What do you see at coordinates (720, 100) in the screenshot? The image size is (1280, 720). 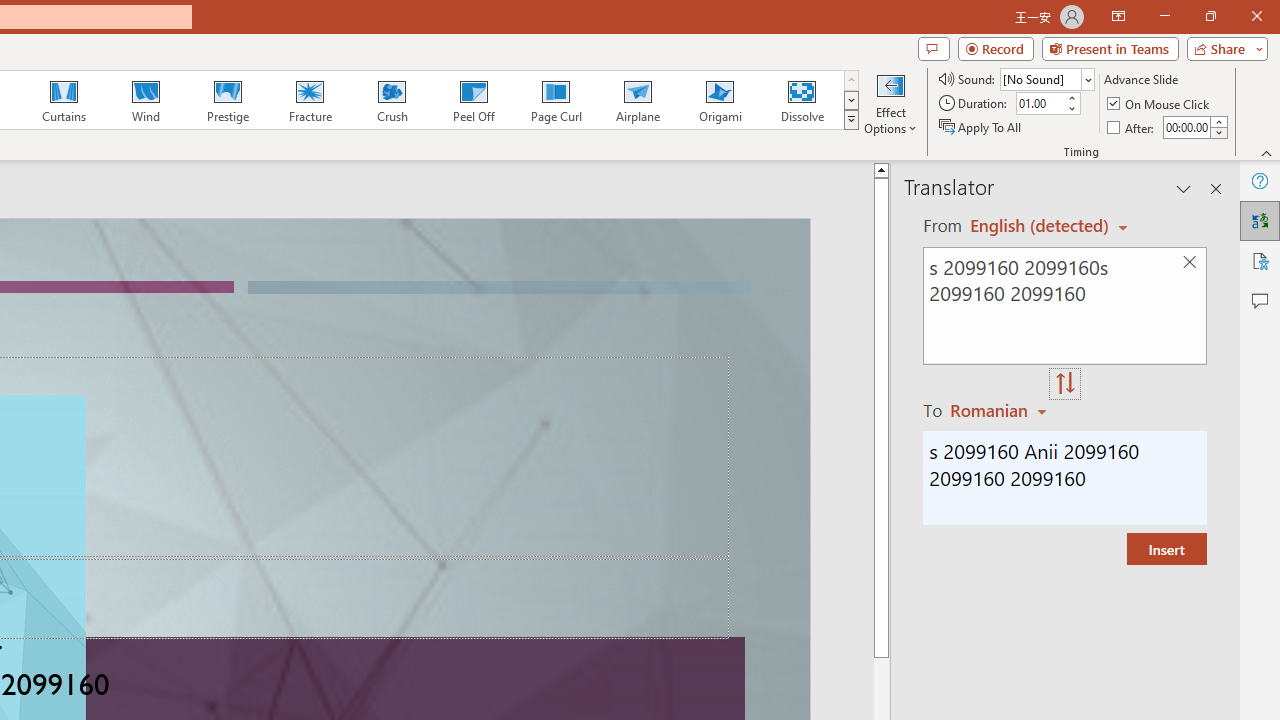 I see `'Origami'` at bounding box center [720, 100].